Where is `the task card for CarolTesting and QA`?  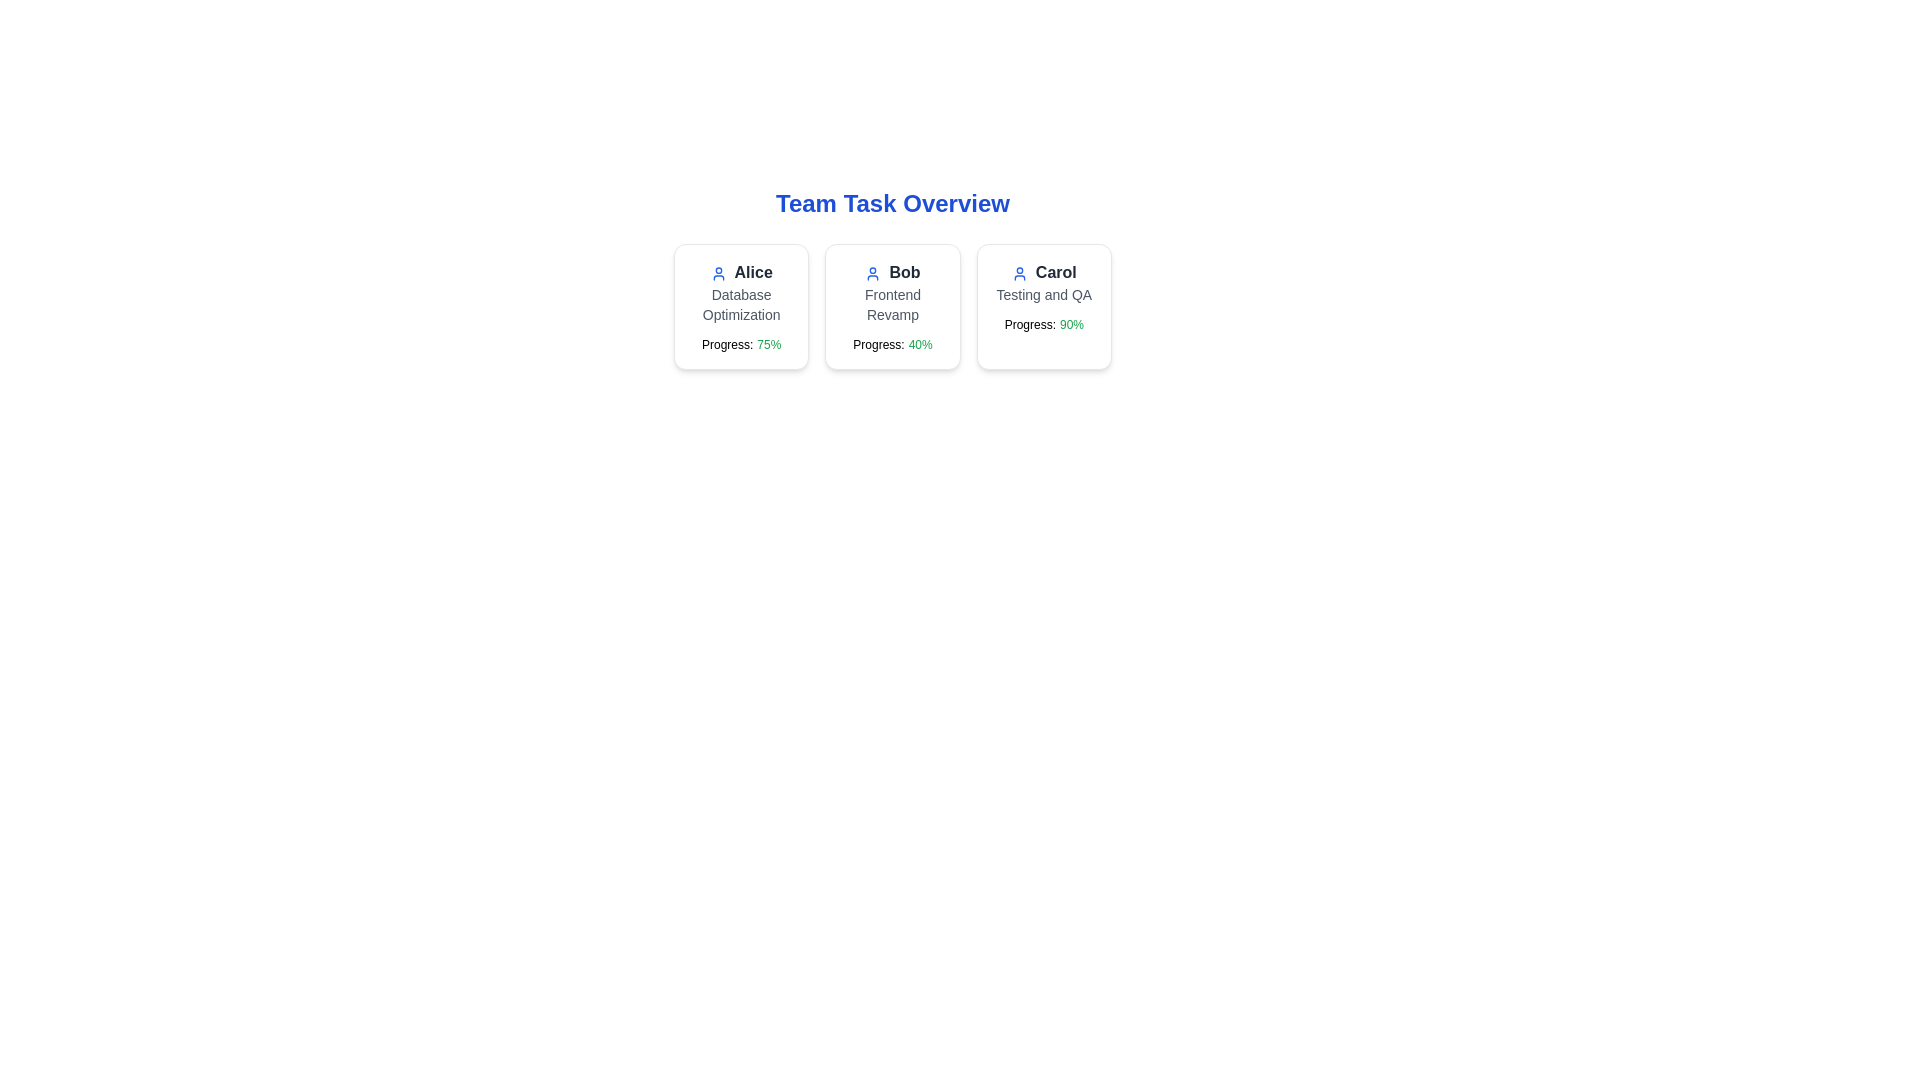
the task card for CarolTesting and QA is located at coordinates (1043, 307).